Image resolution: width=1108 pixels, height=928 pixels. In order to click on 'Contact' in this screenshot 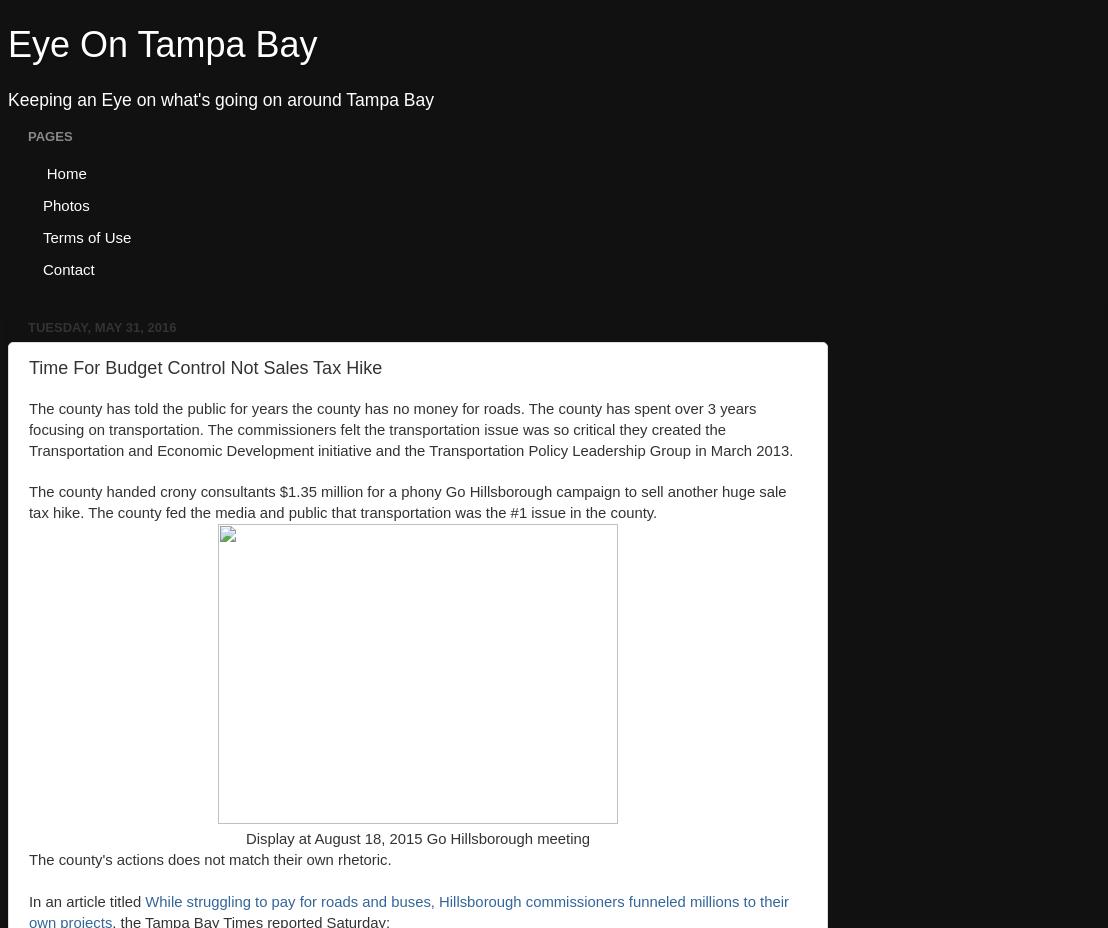, I will do `click(42, 267)`.